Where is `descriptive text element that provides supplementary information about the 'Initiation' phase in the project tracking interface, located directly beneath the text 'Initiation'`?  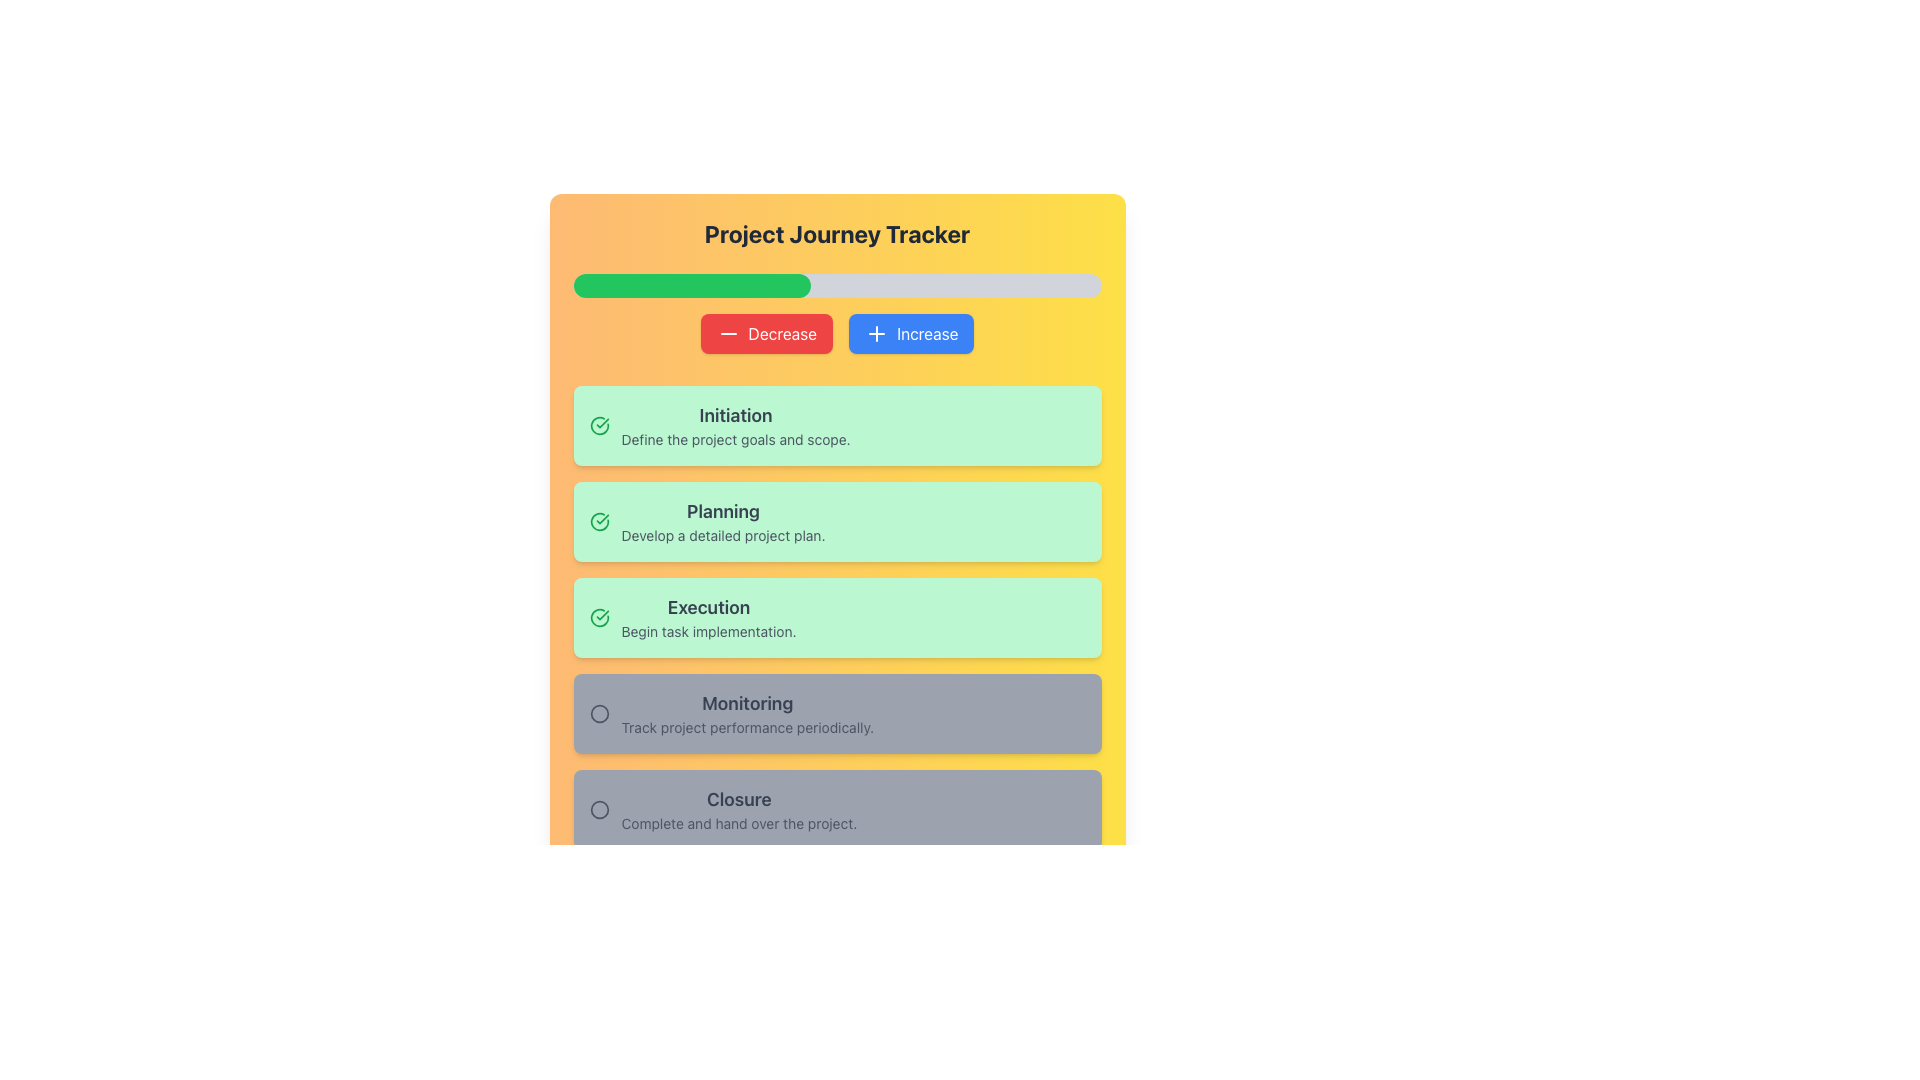
descriptive text element that provides supplementary information about the 'Initiation' phase in the project tracking interface, located directly beneath the text 'Initiation' is located at coordinates (735, 438).